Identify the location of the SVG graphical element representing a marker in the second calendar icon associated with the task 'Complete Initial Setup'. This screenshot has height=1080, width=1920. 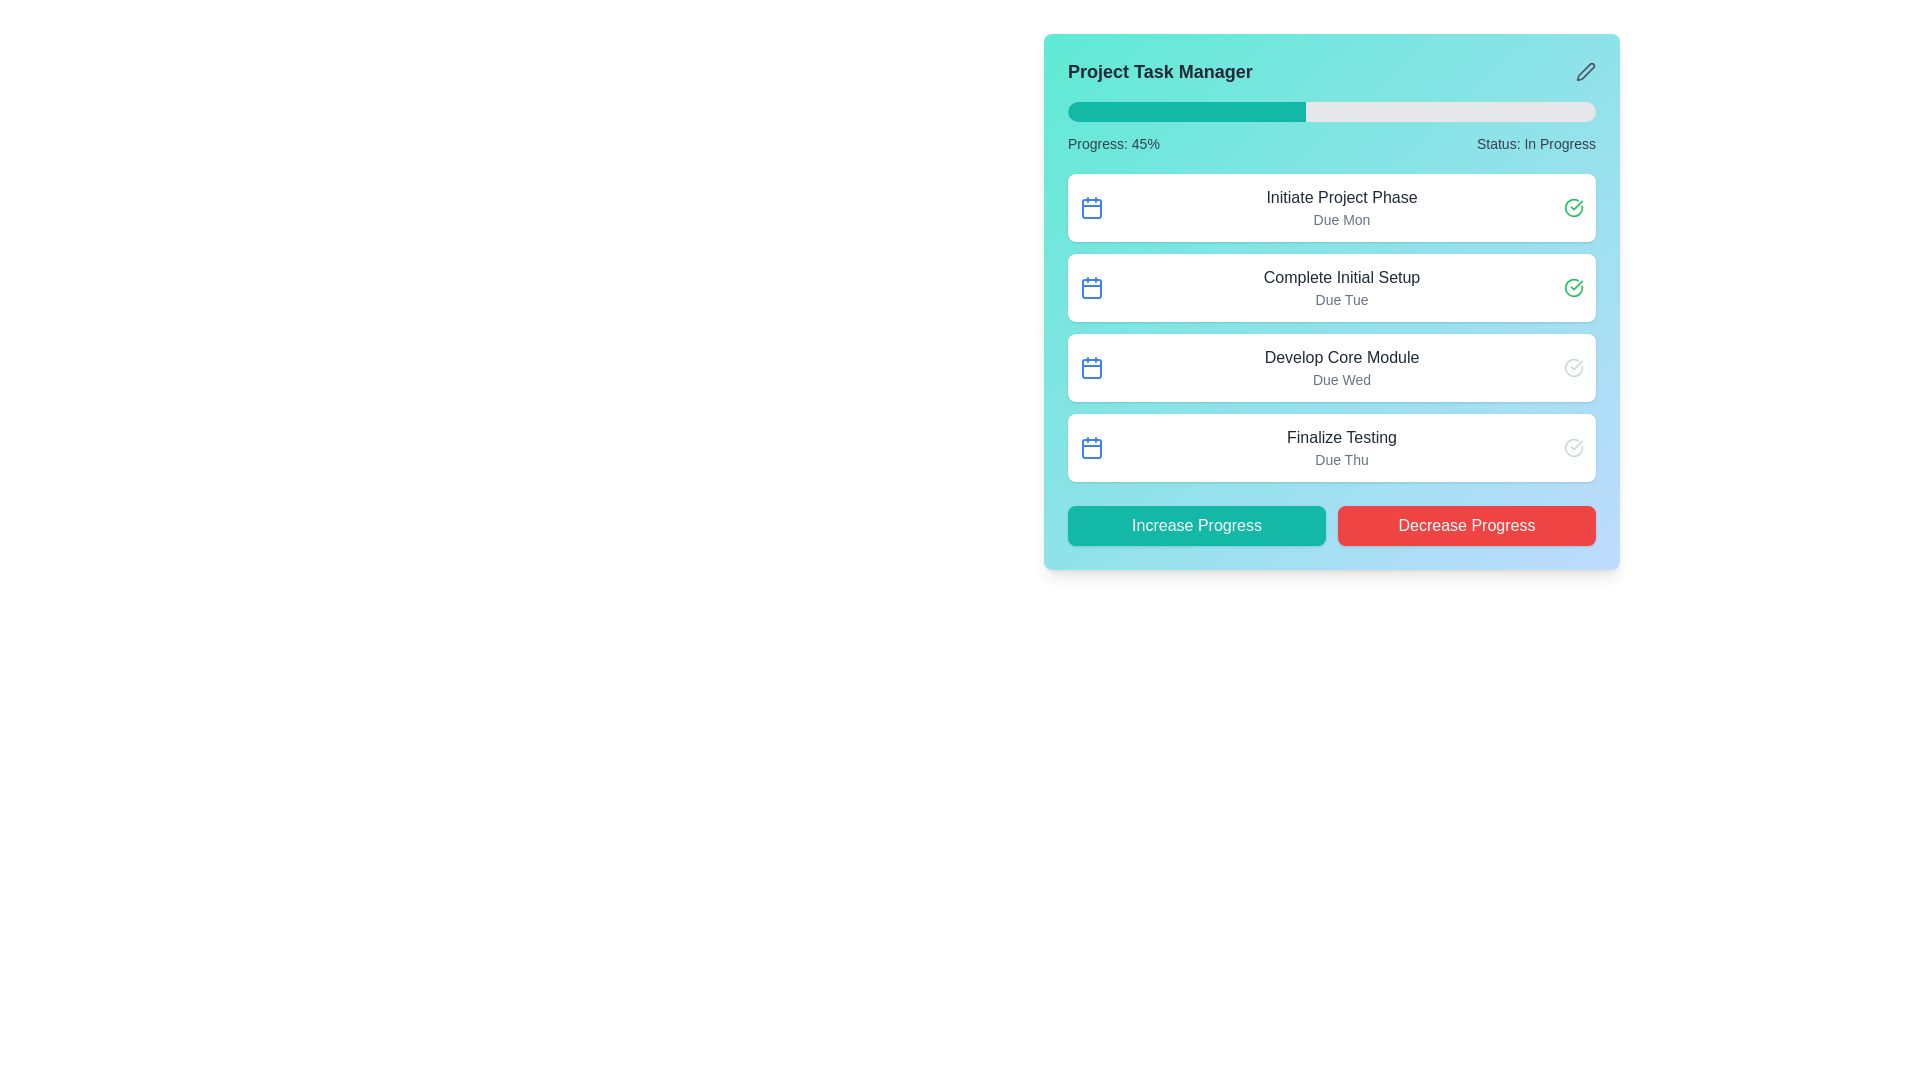
(1090, 289).